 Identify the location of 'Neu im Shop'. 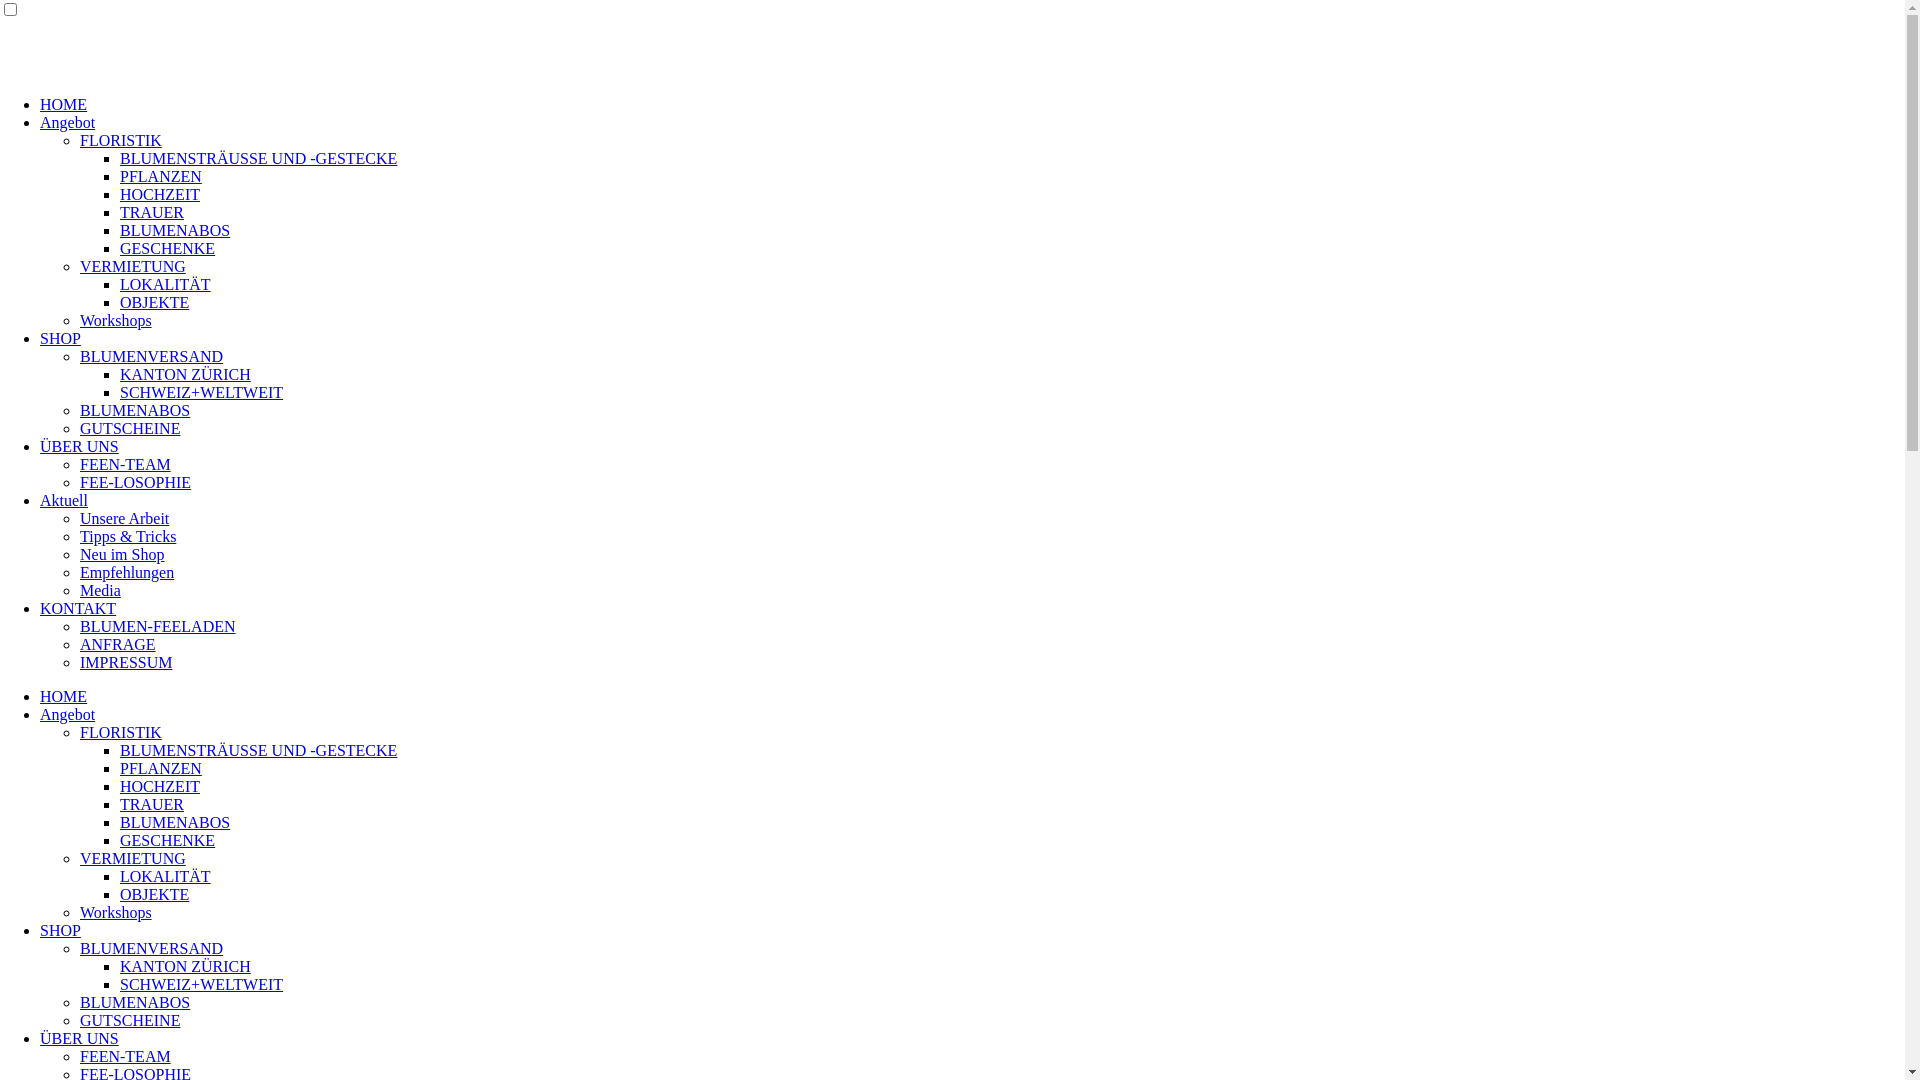
(120, 554).